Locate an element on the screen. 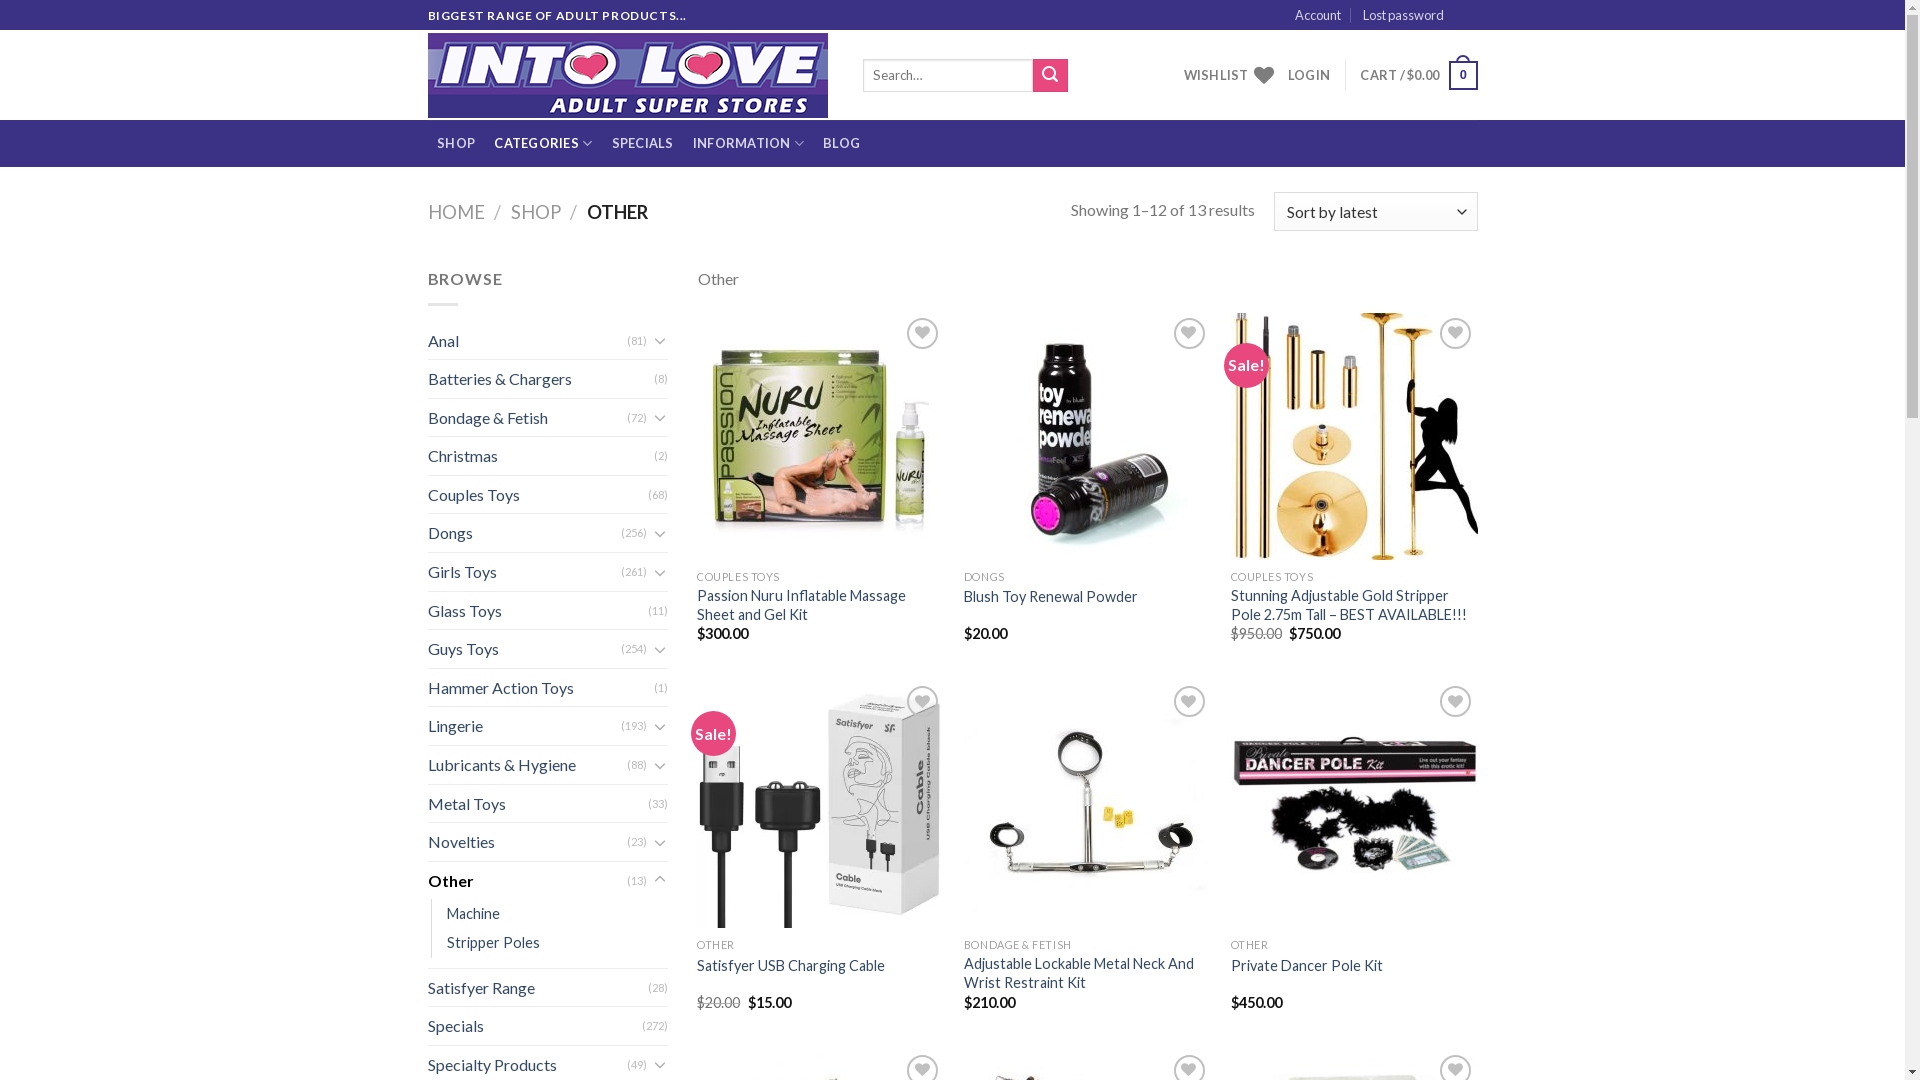 The image size is (1920, 1080). 'WISHLIST' is located at coordinates (1227, 73).